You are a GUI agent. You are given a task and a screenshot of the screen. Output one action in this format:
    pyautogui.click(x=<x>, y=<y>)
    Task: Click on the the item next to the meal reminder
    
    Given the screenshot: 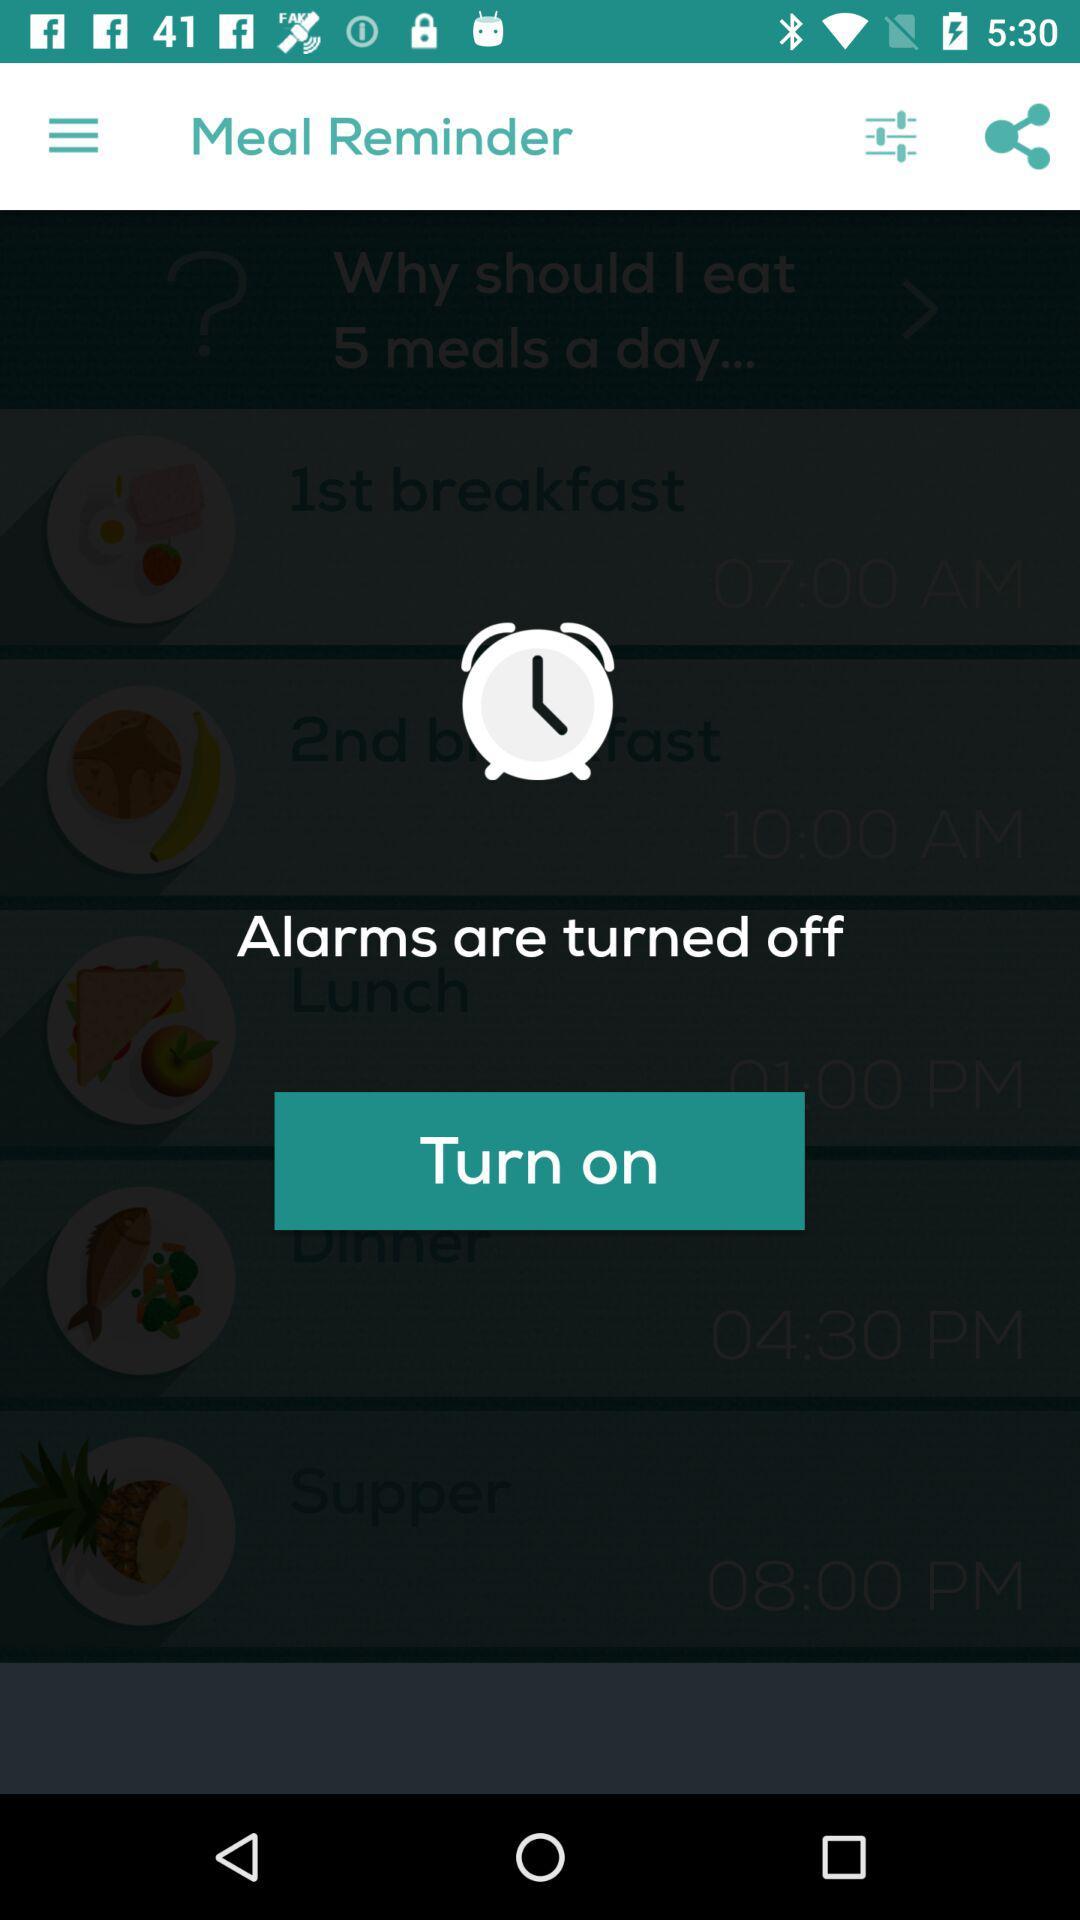 What is the action you would take?
    pyautogui.click(x=890, y=135)
    